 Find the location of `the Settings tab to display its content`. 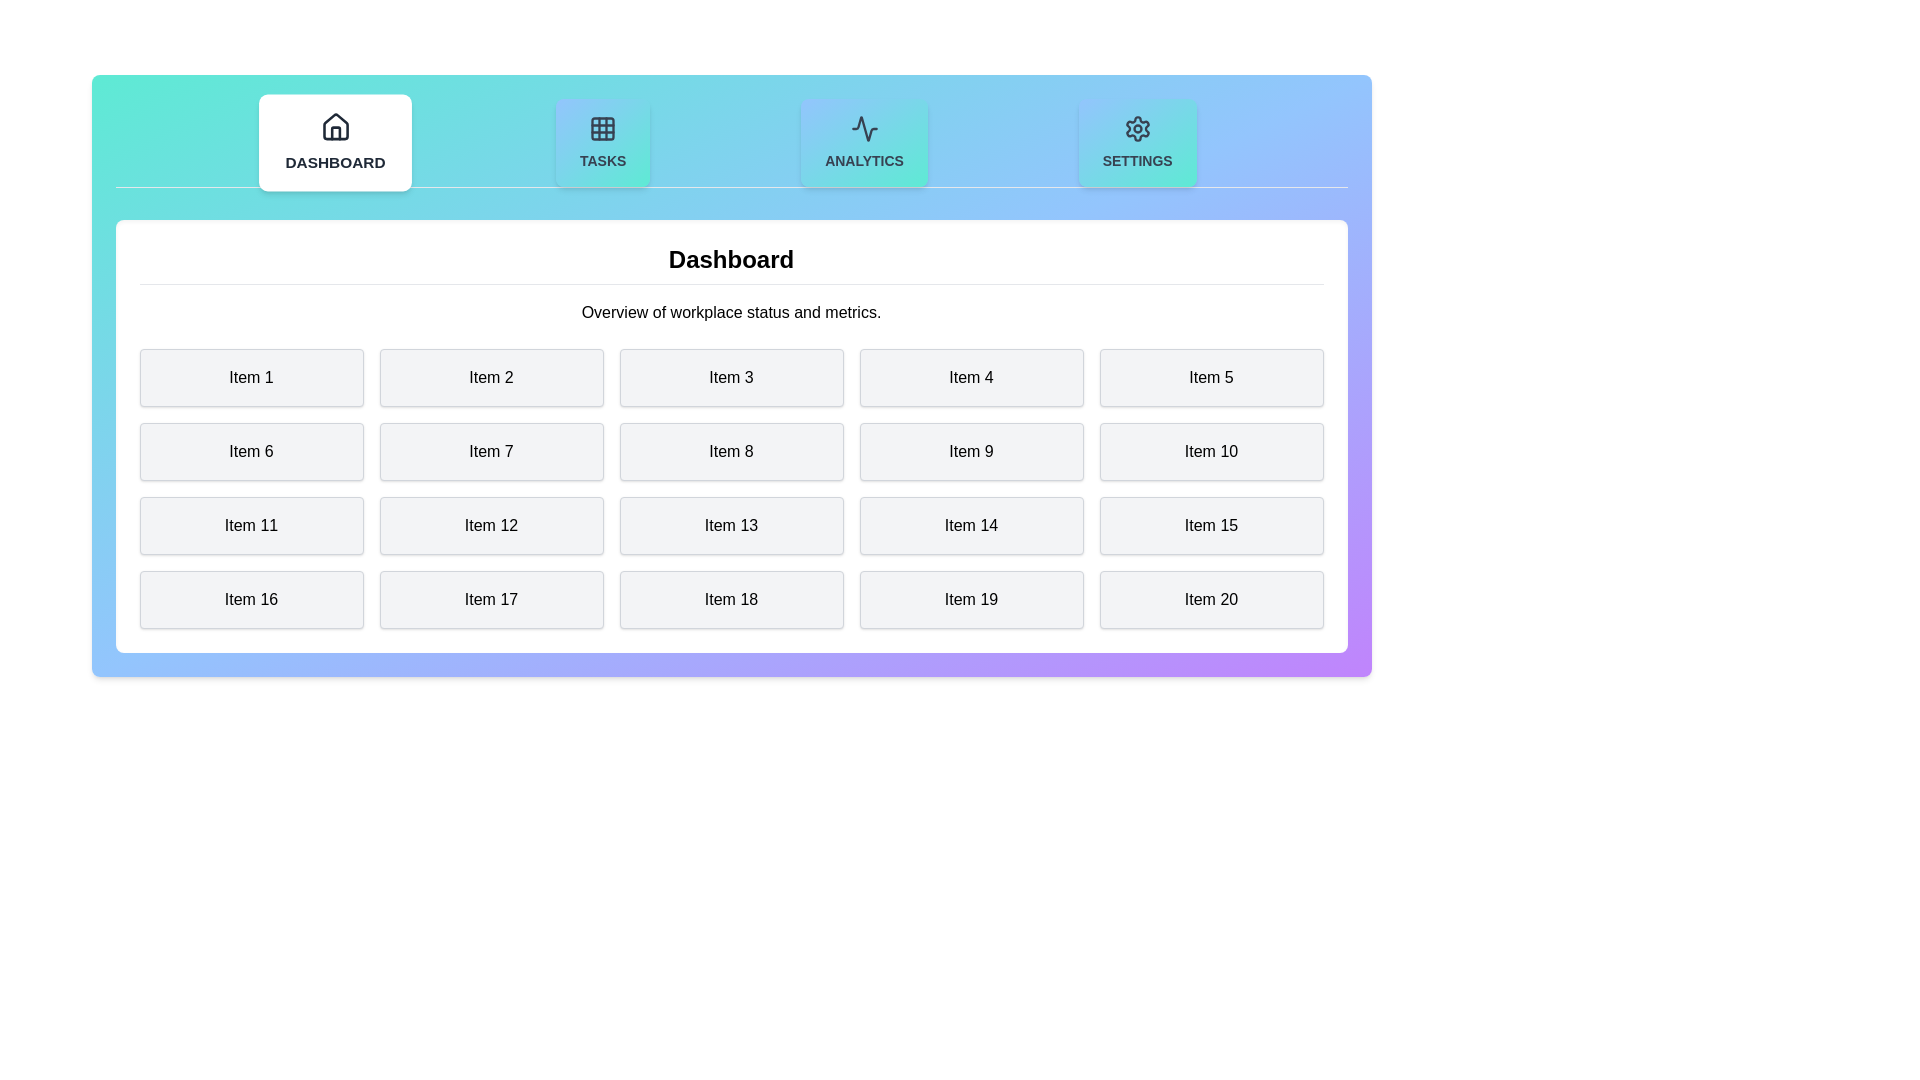

the Settings tab to display its content is located at coordinates (1137, 141).